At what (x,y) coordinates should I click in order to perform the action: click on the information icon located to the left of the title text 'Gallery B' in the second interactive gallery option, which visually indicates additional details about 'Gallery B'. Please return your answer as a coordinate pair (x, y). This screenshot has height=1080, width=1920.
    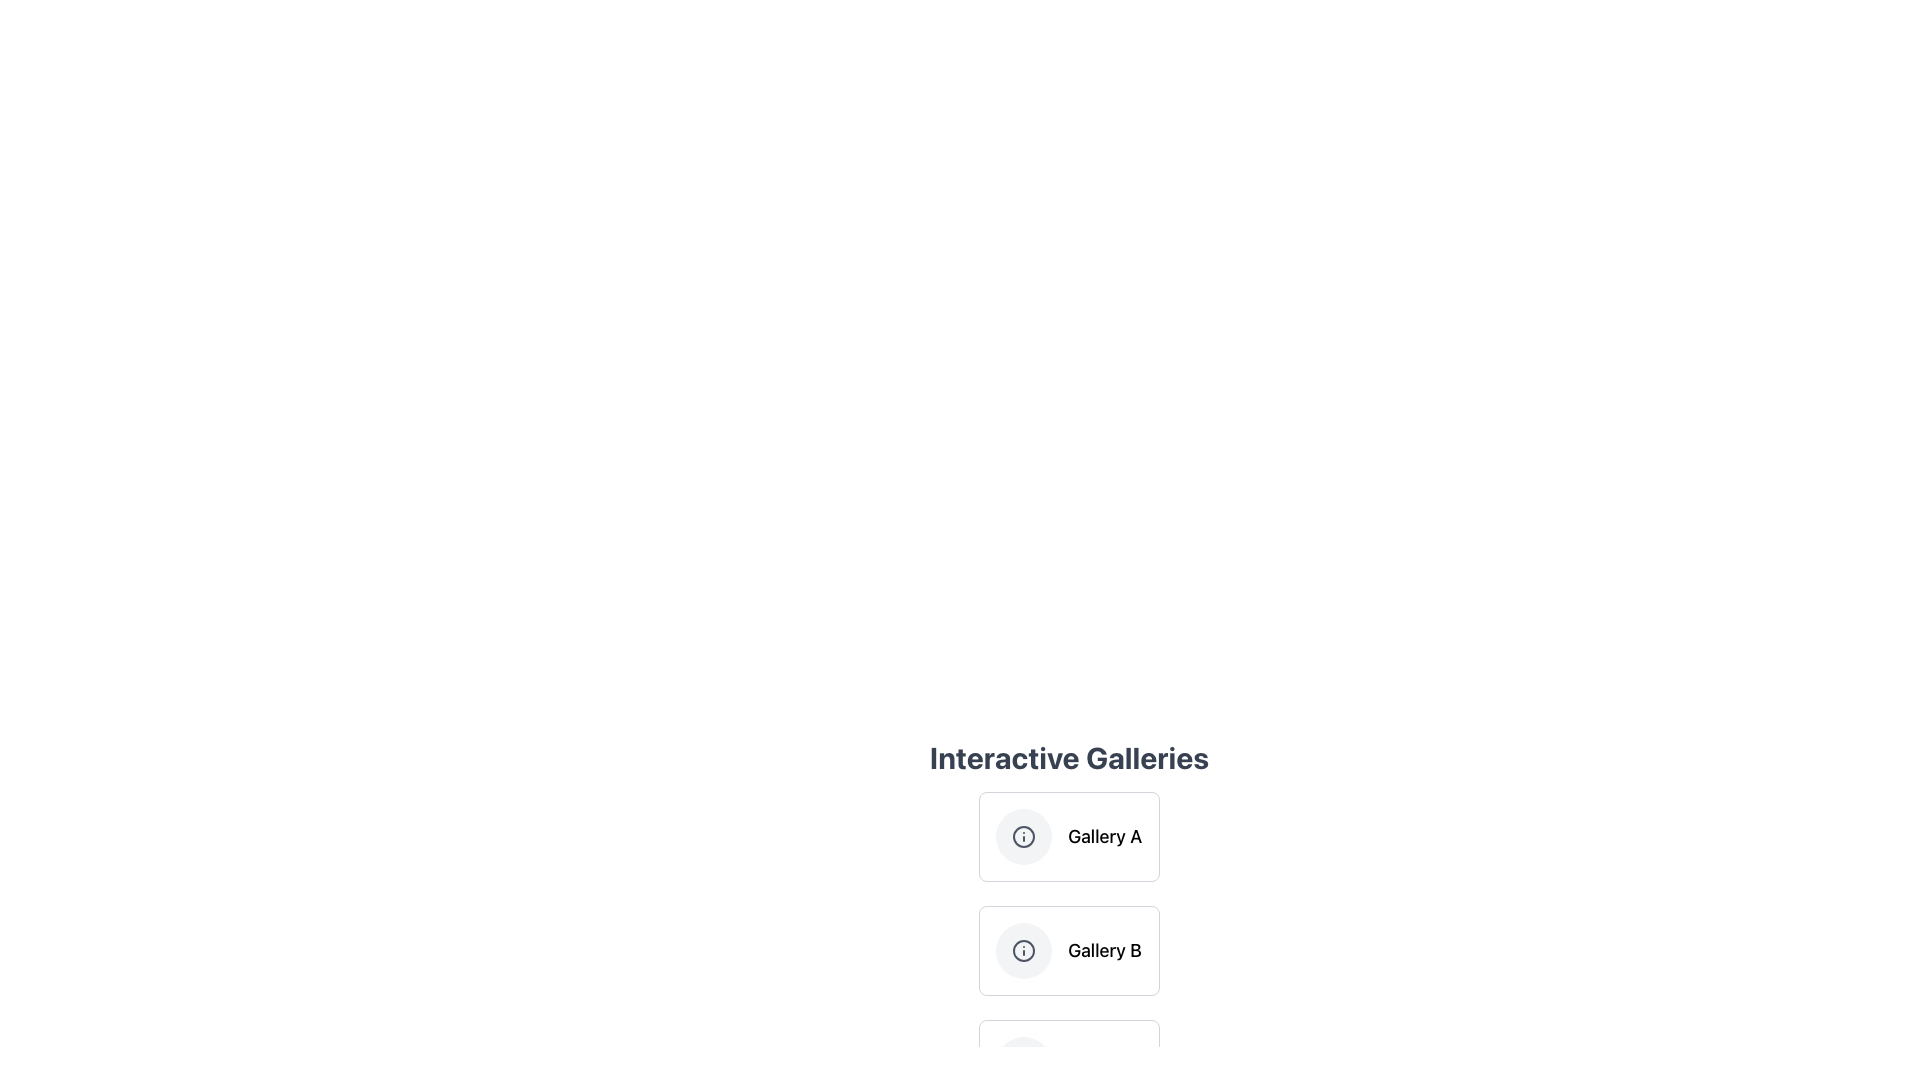
    Looking at the image, I should click on (1024, 950).